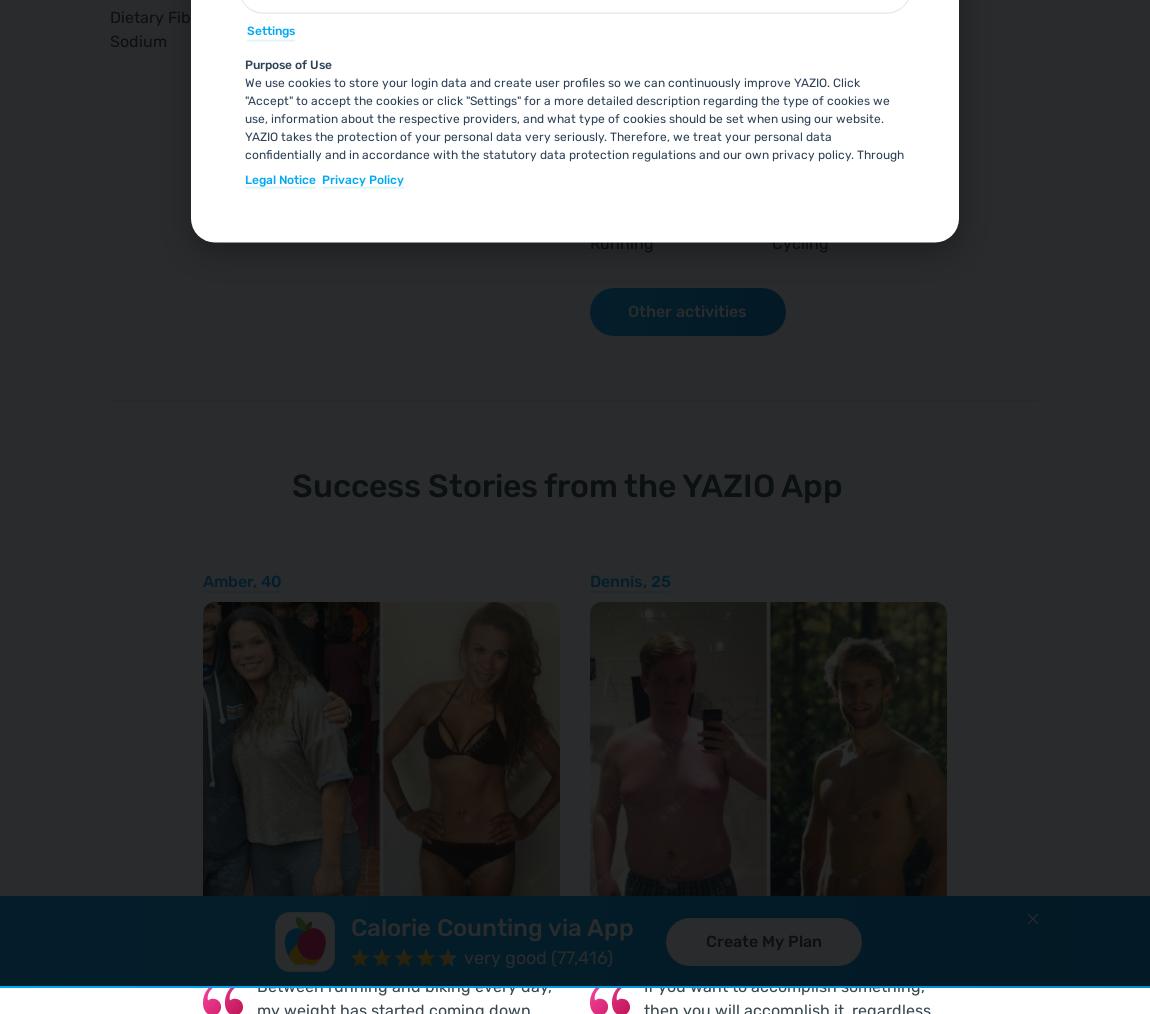 This screenshot has height=1014, width=1150. Describe the element at coordinates (373, 40) in the screenshot. I see `'0.2'` at that location.